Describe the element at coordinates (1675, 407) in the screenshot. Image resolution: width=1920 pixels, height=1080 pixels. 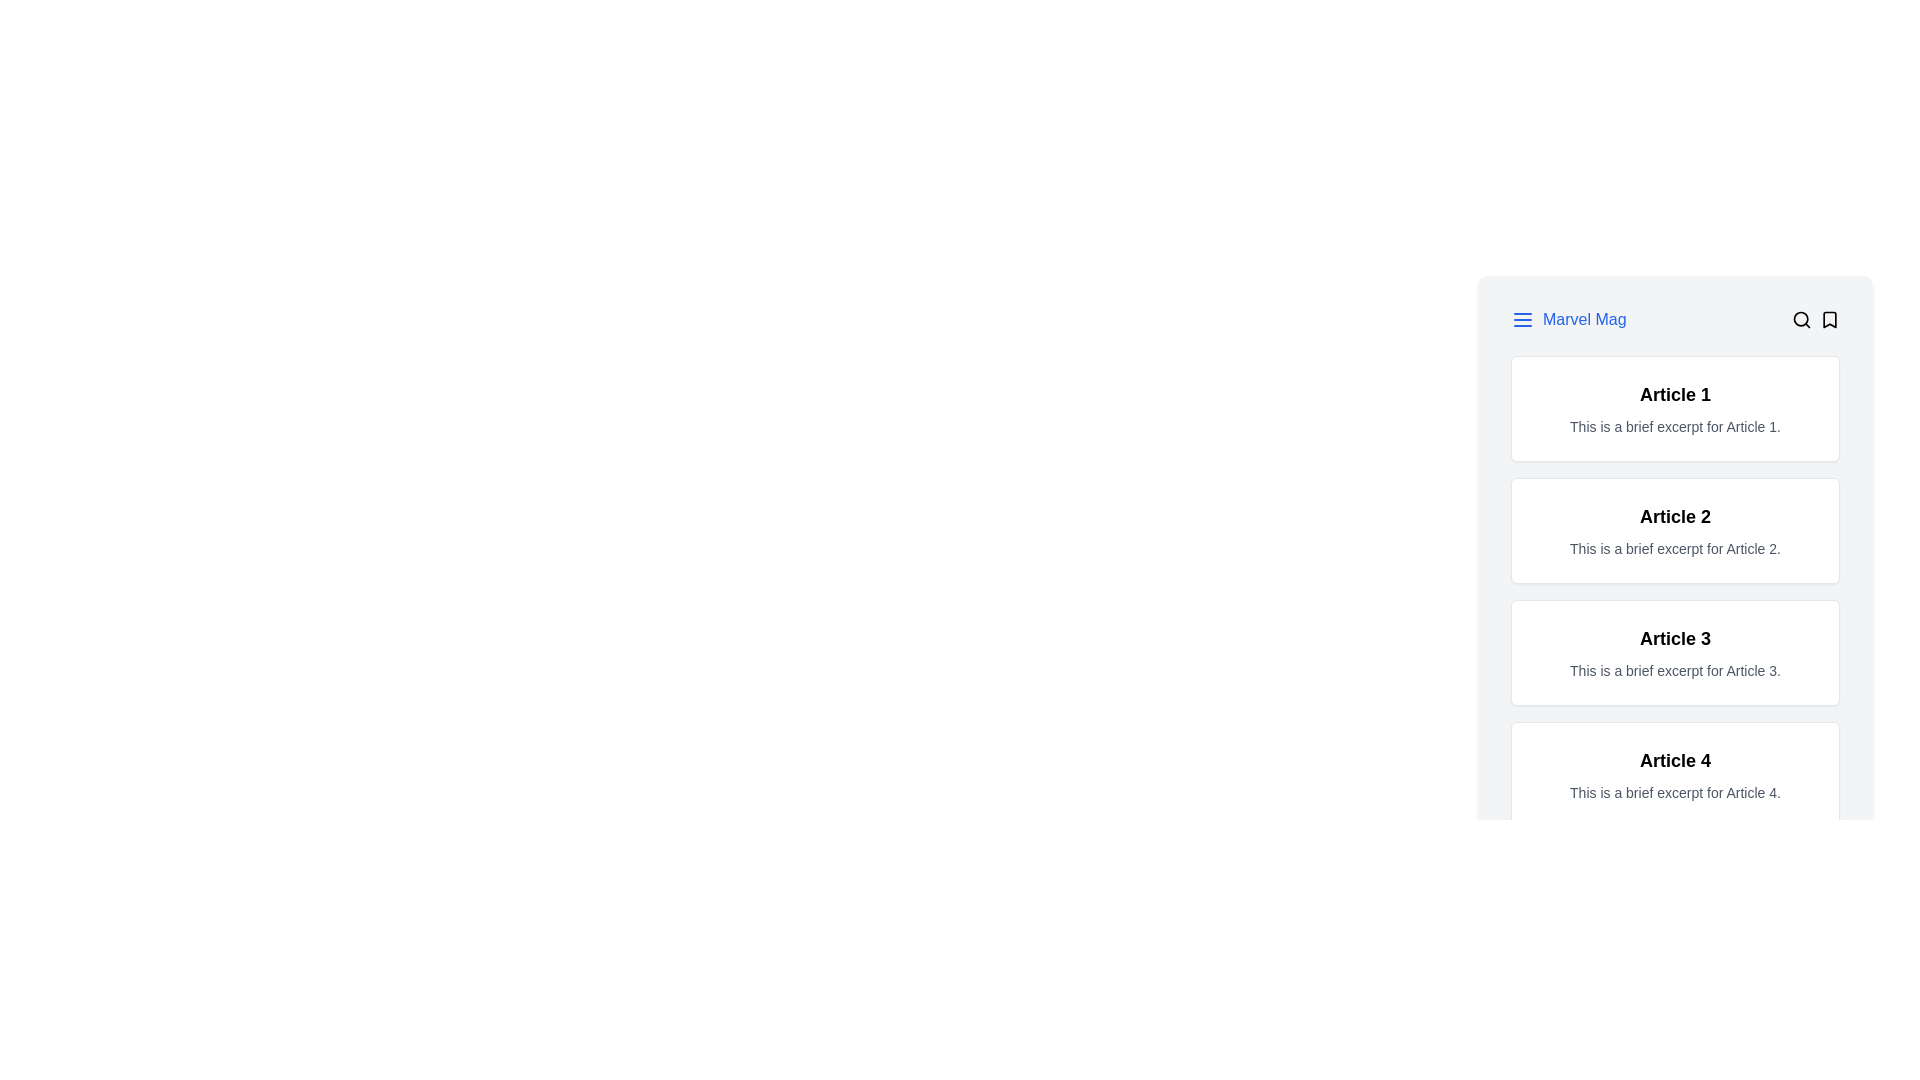
I see `the first card in the vertical grid layout, which has a white background, rounded corners, and contains the title 'Article 1'` at that location.